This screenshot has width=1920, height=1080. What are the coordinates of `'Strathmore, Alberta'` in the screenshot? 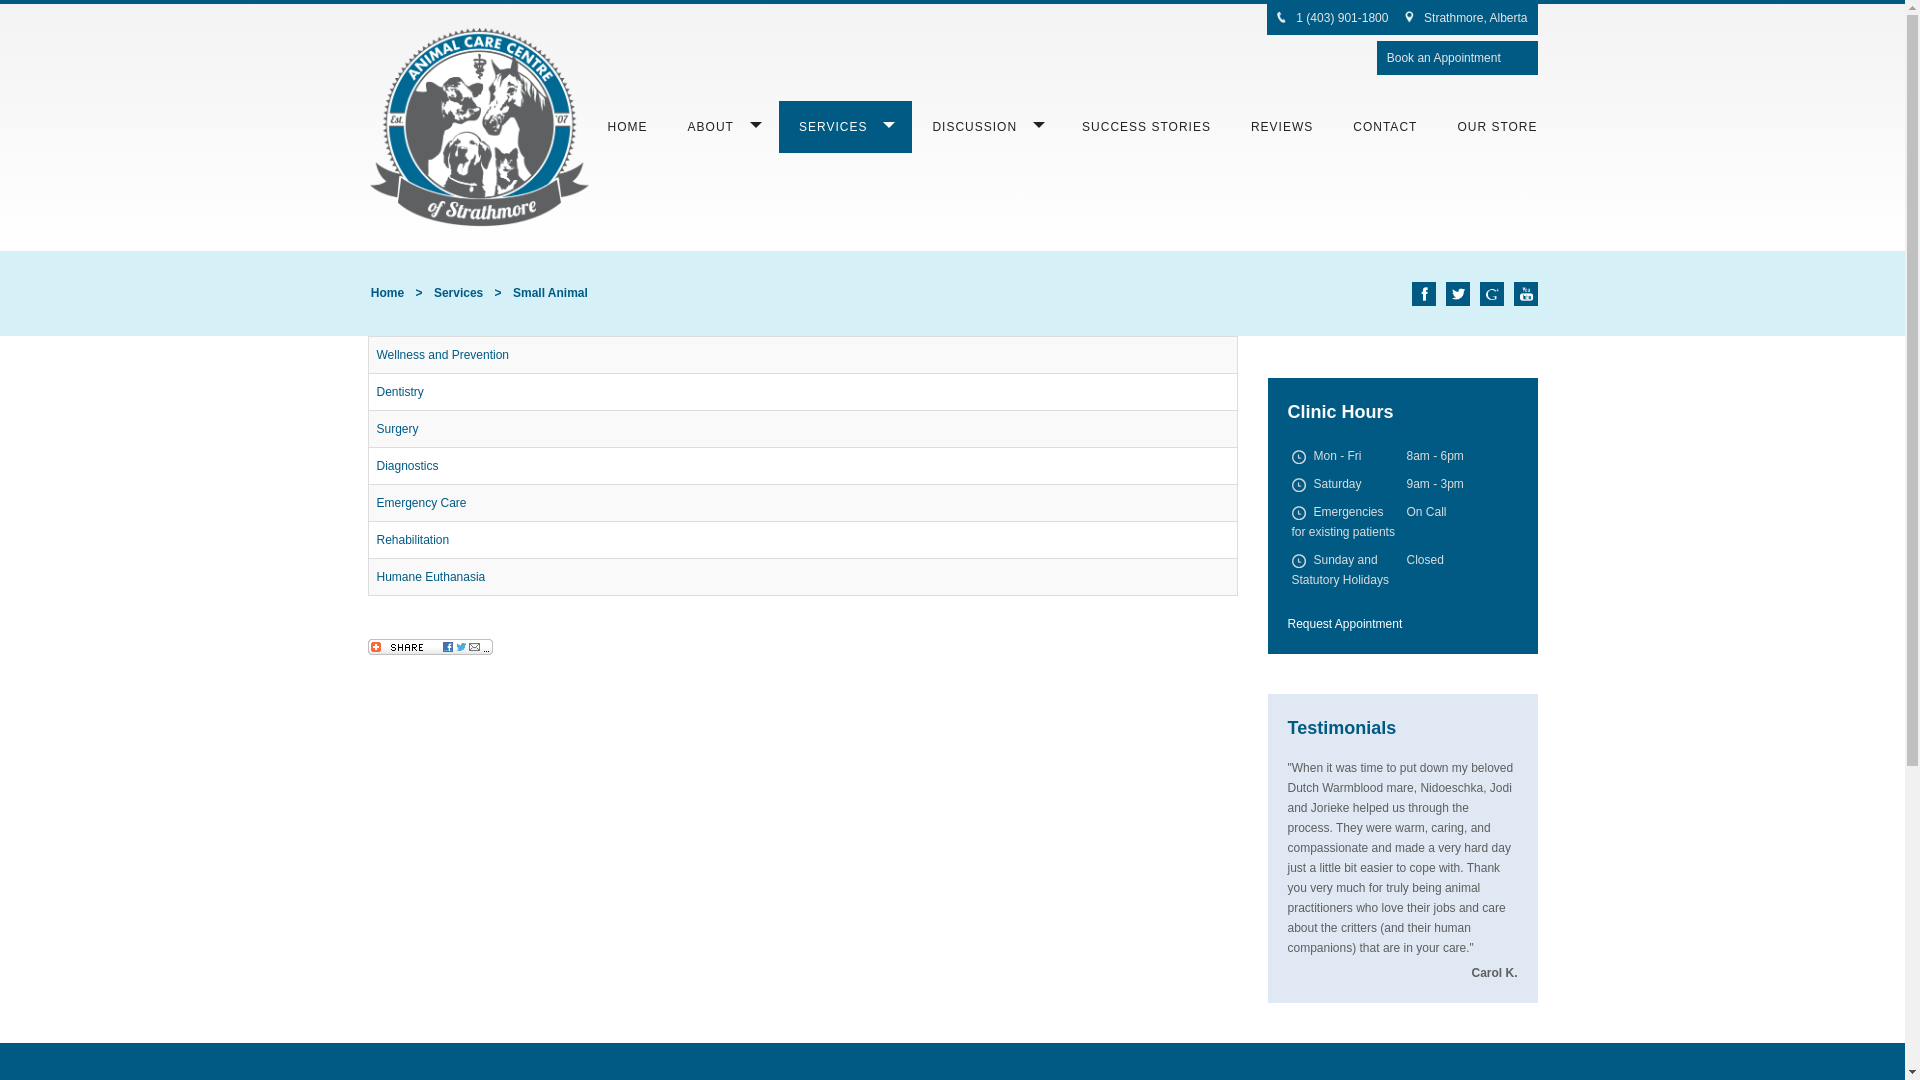 It's located at (1475, 18).